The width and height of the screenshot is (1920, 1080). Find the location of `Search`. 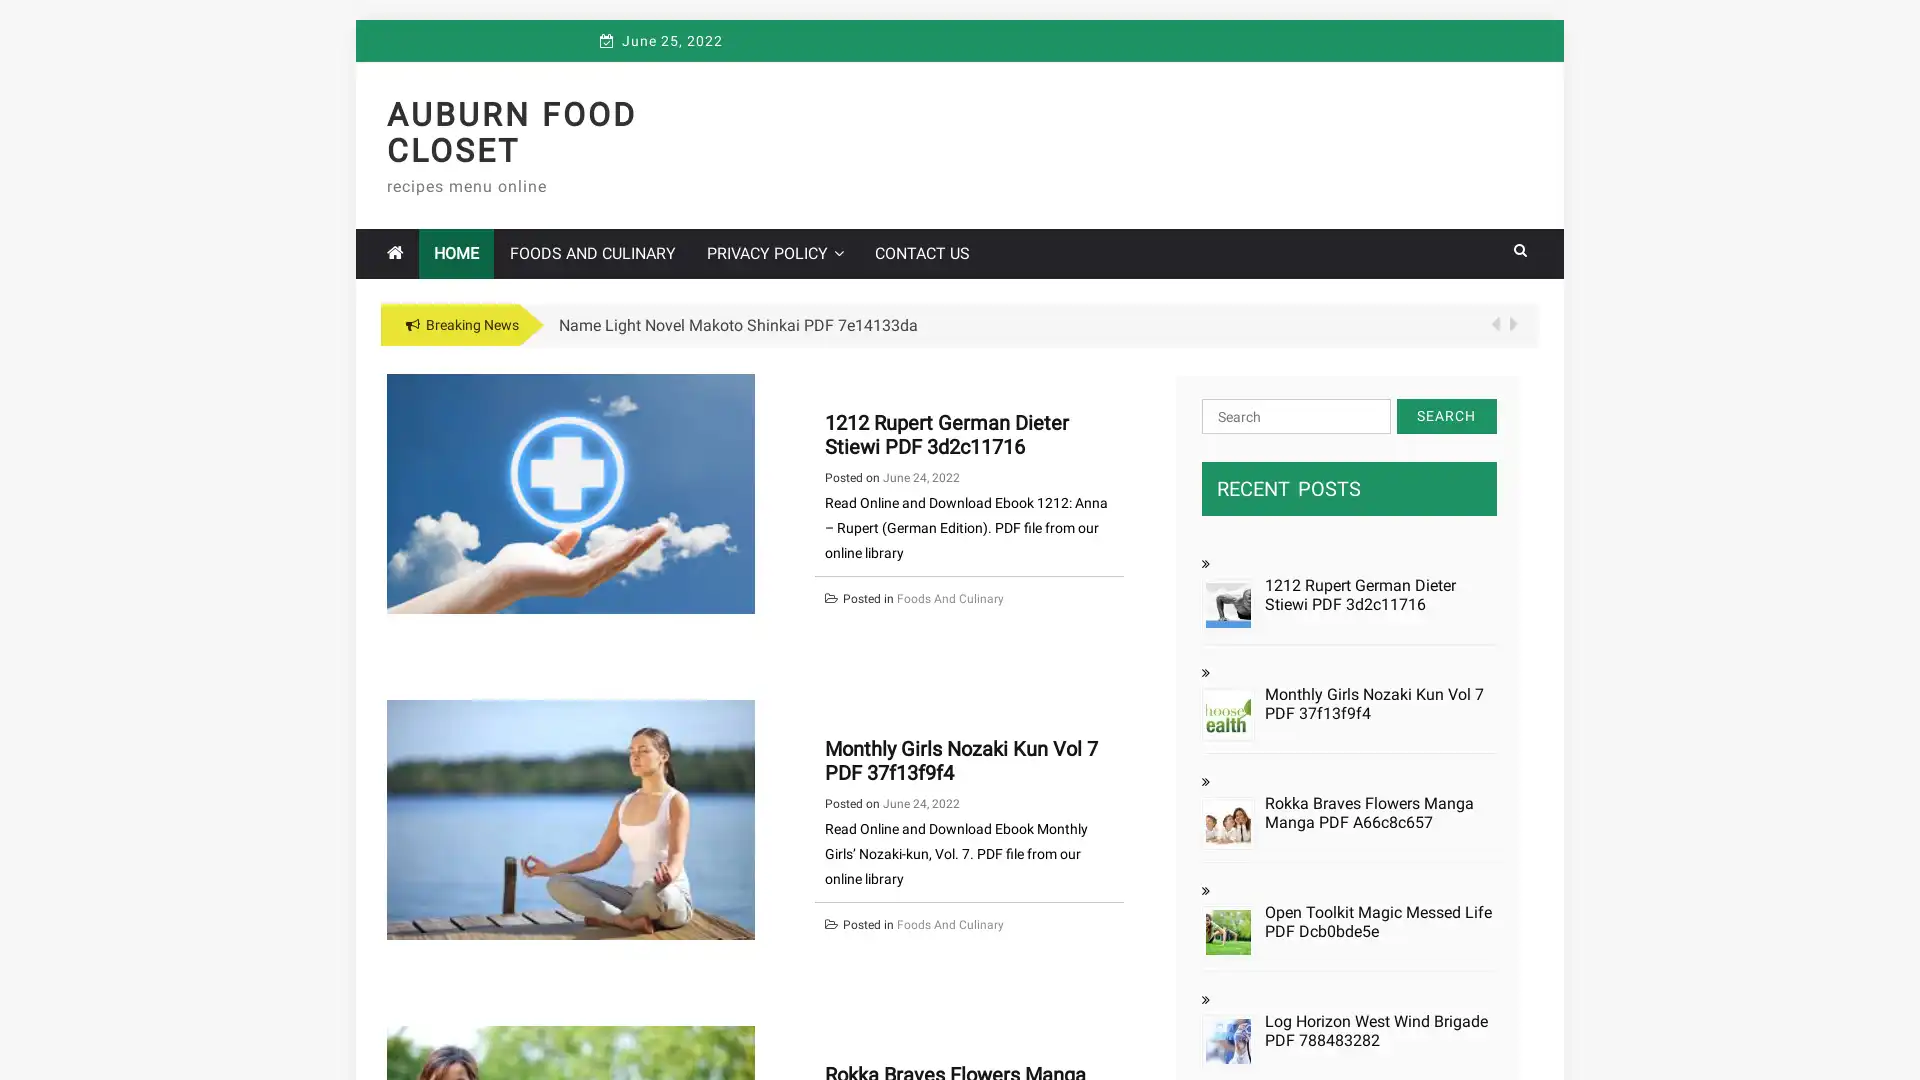

Search is located at coordinates (1445, 415).